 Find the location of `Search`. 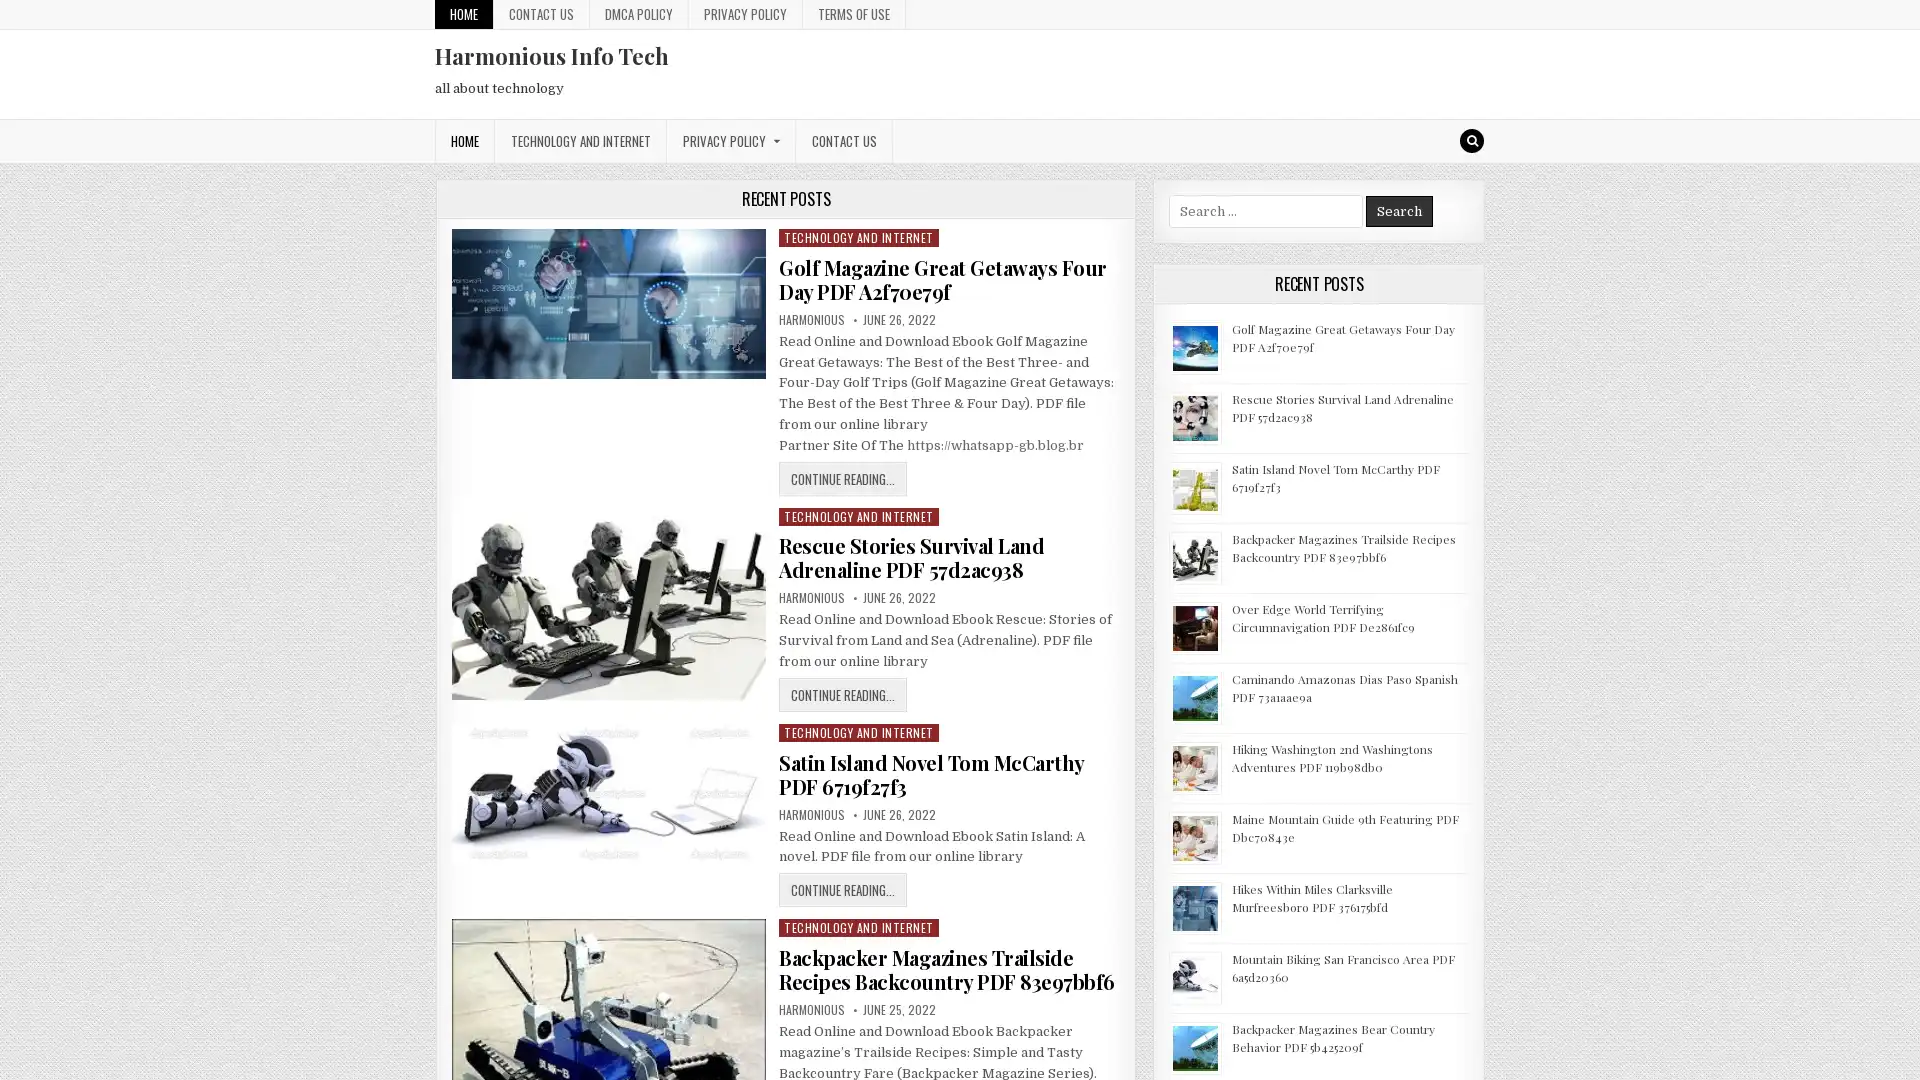

Search is located at coordinates (1398, 211).